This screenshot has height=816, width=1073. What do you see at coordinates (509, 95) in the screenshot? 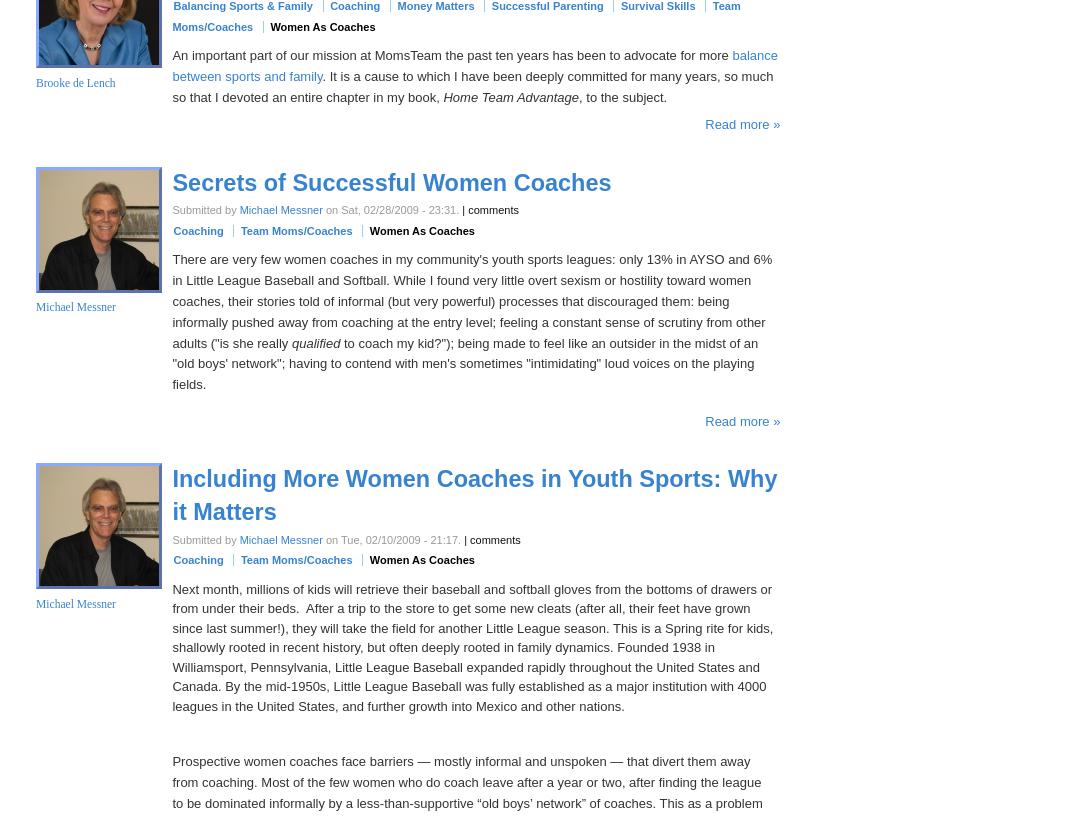
I see `'Home Team Advantage'` at bounding box center [509, 95].